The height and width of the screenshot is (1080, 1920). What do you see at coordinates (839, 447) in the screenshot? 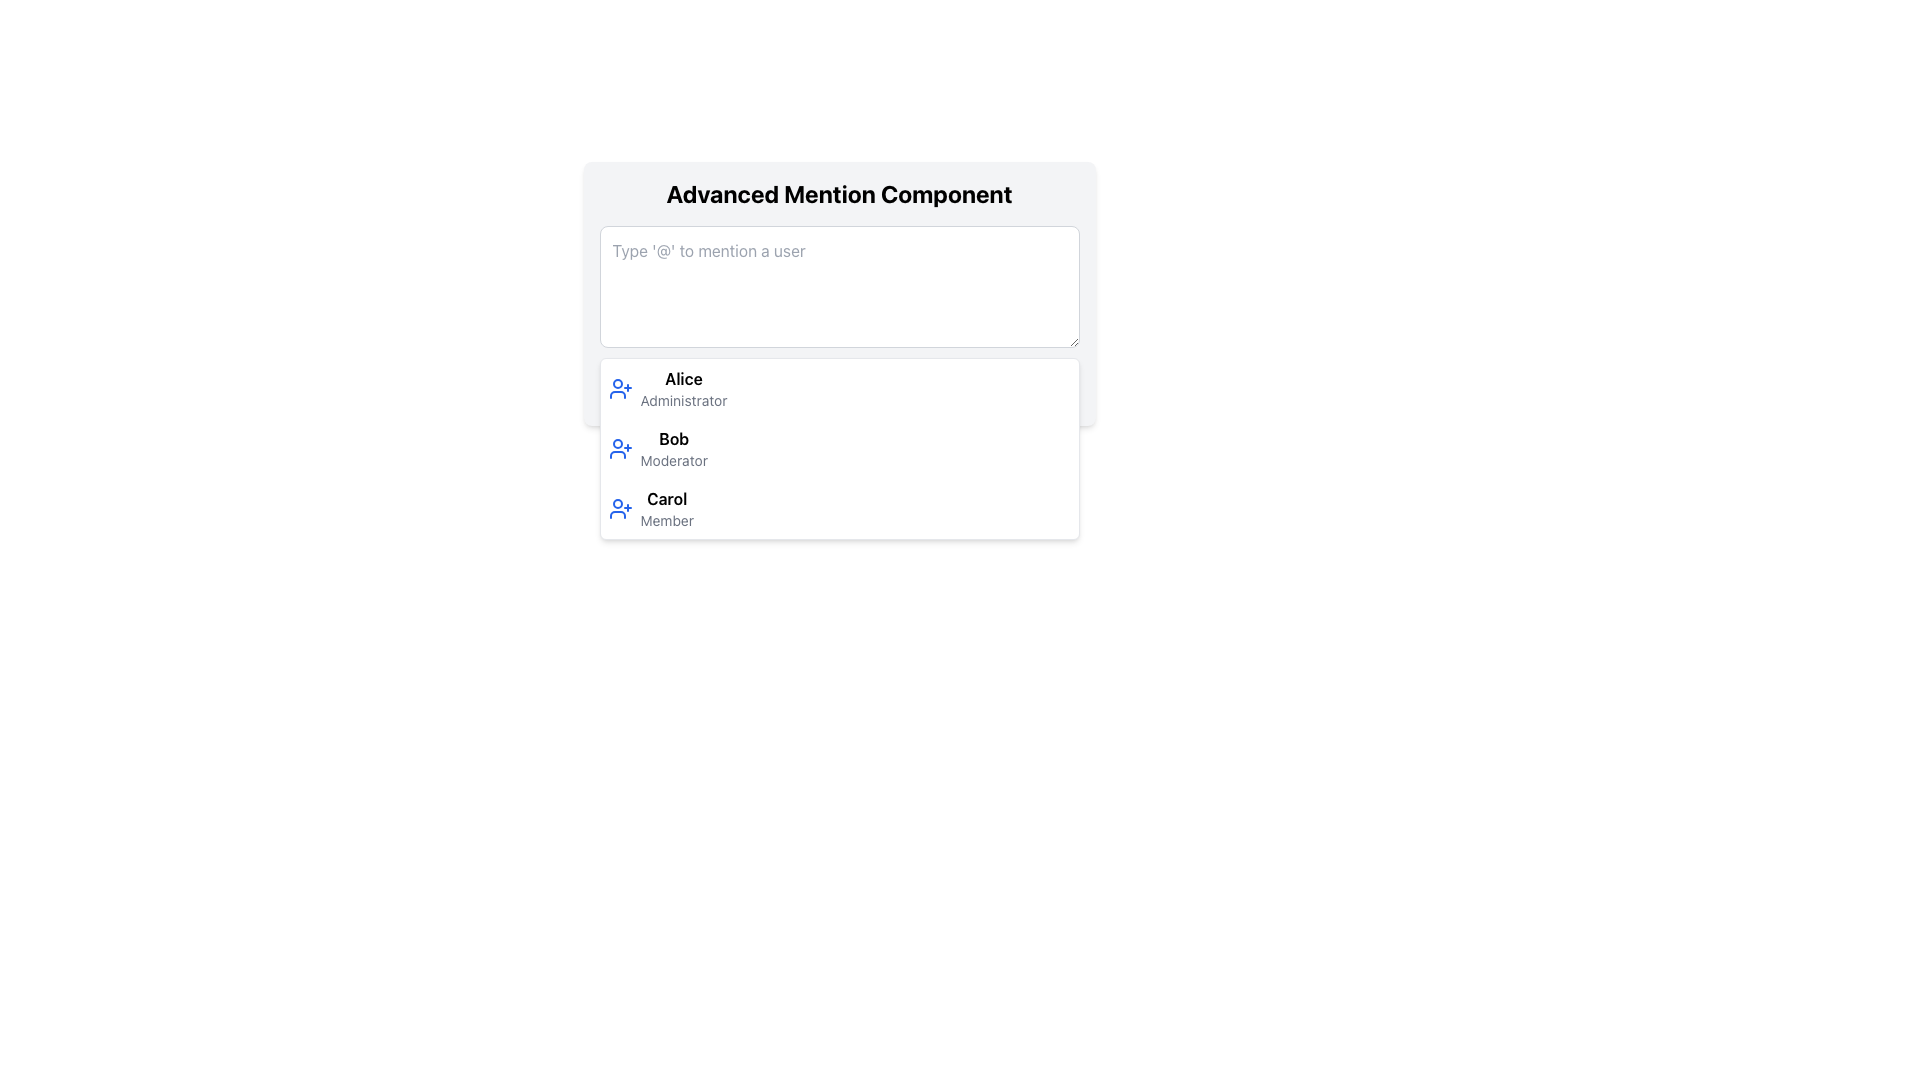
I see `the second user option 'Bob' in the dropdown menu` at bounding box center [839, 447].